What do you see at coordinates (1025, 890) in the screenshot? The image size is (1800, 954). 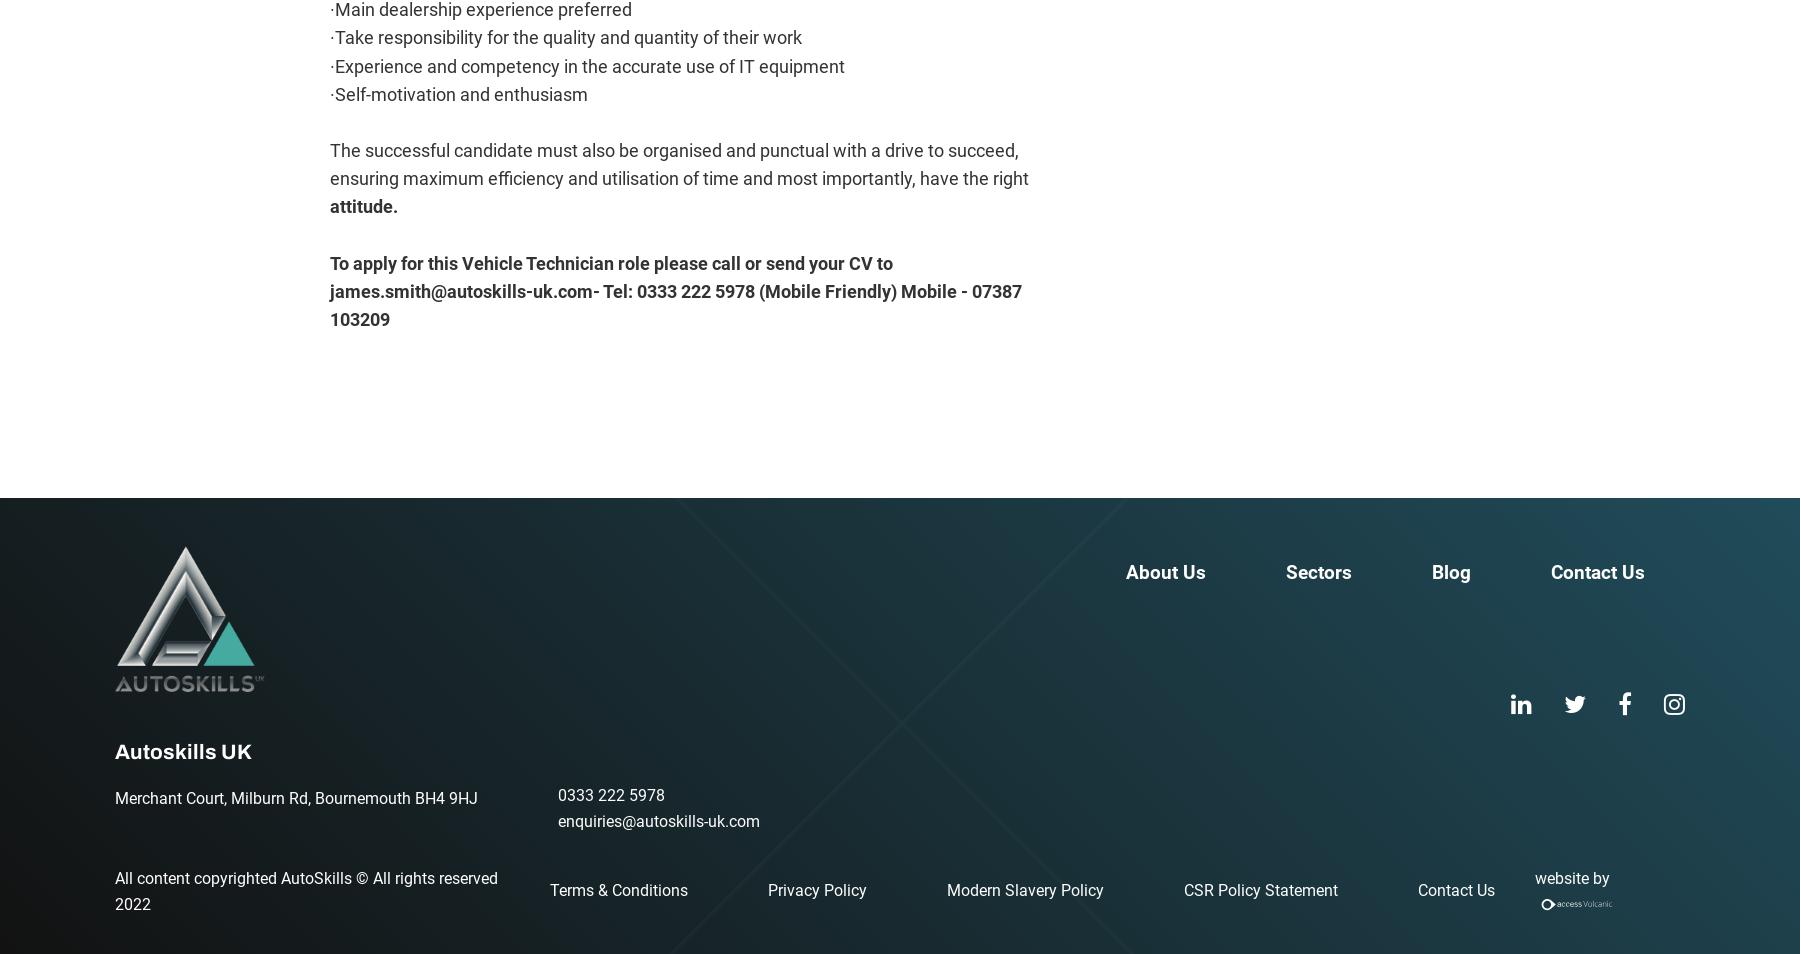 I see `'Modern Slavery Policy'` at bounding box center [1025, 890].